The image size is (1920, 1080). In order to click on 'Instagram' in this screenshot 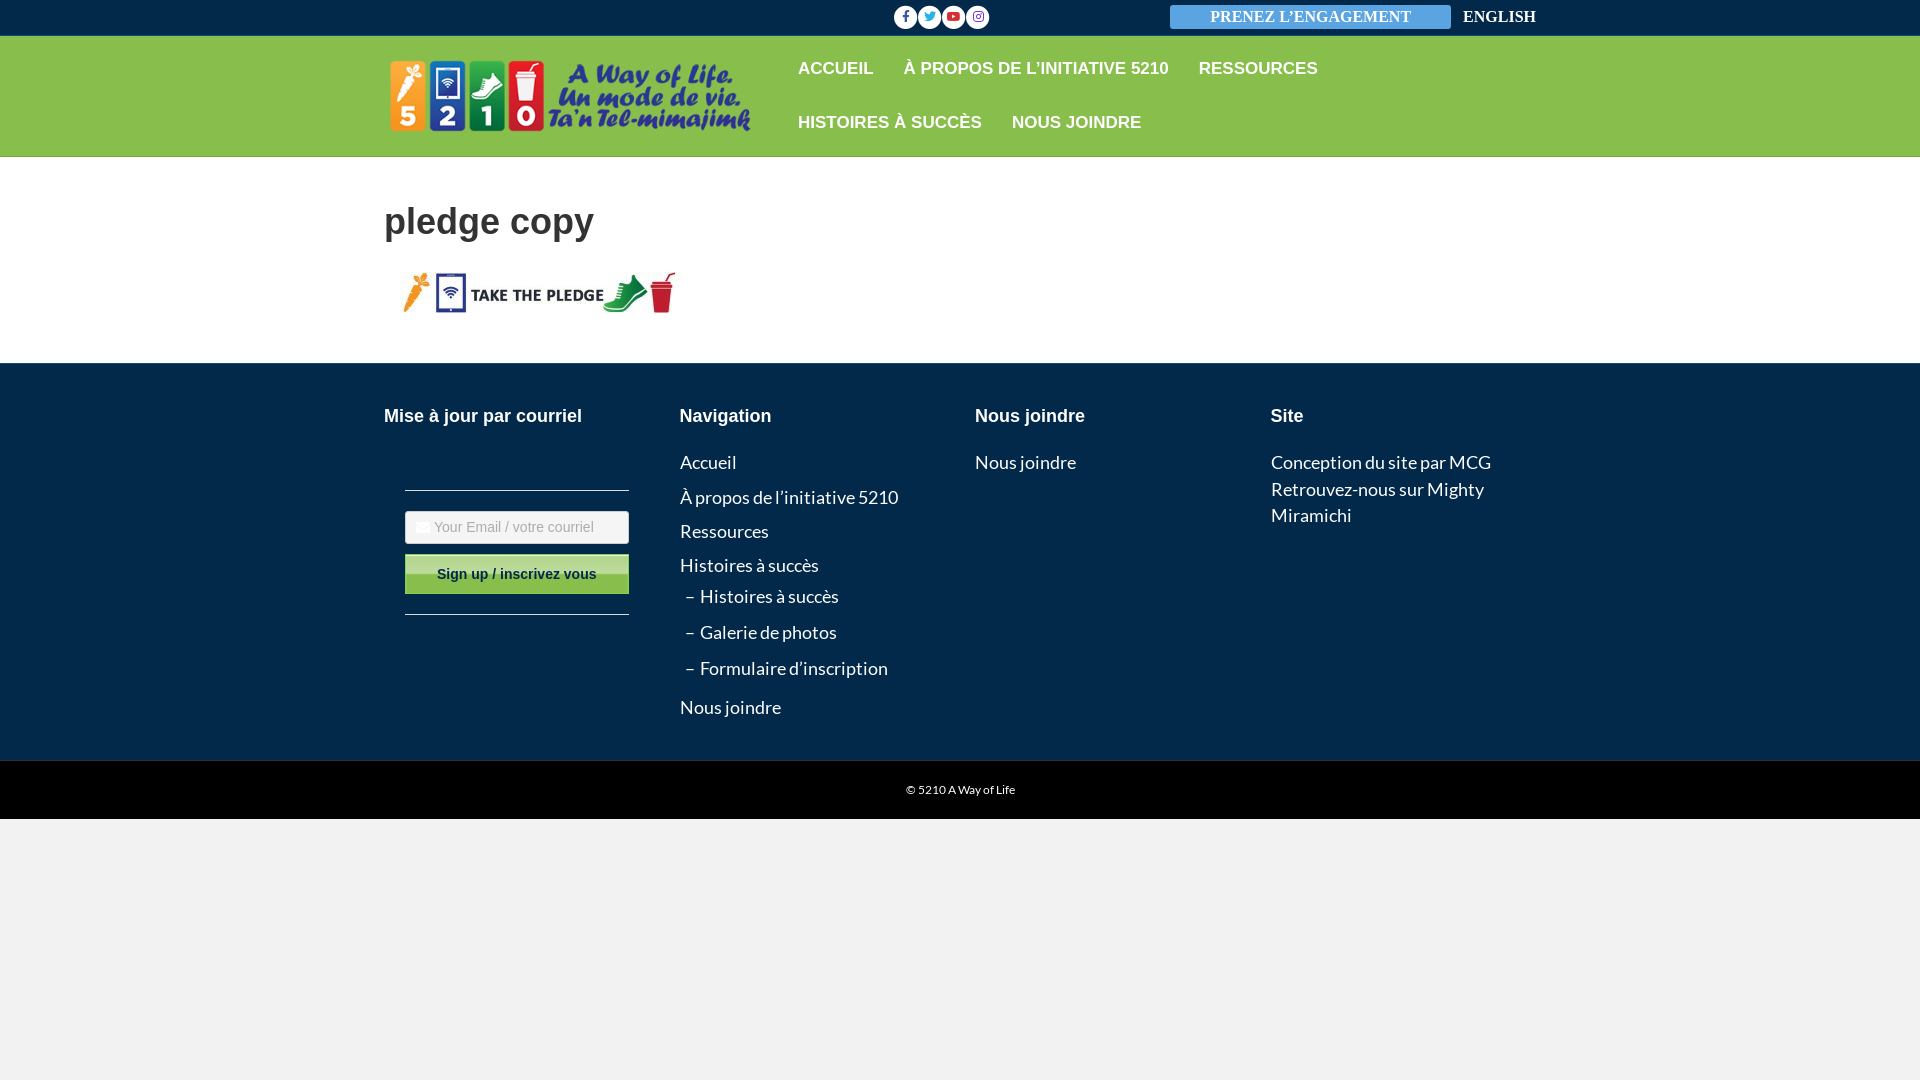, I will do `click(978, 16)`.